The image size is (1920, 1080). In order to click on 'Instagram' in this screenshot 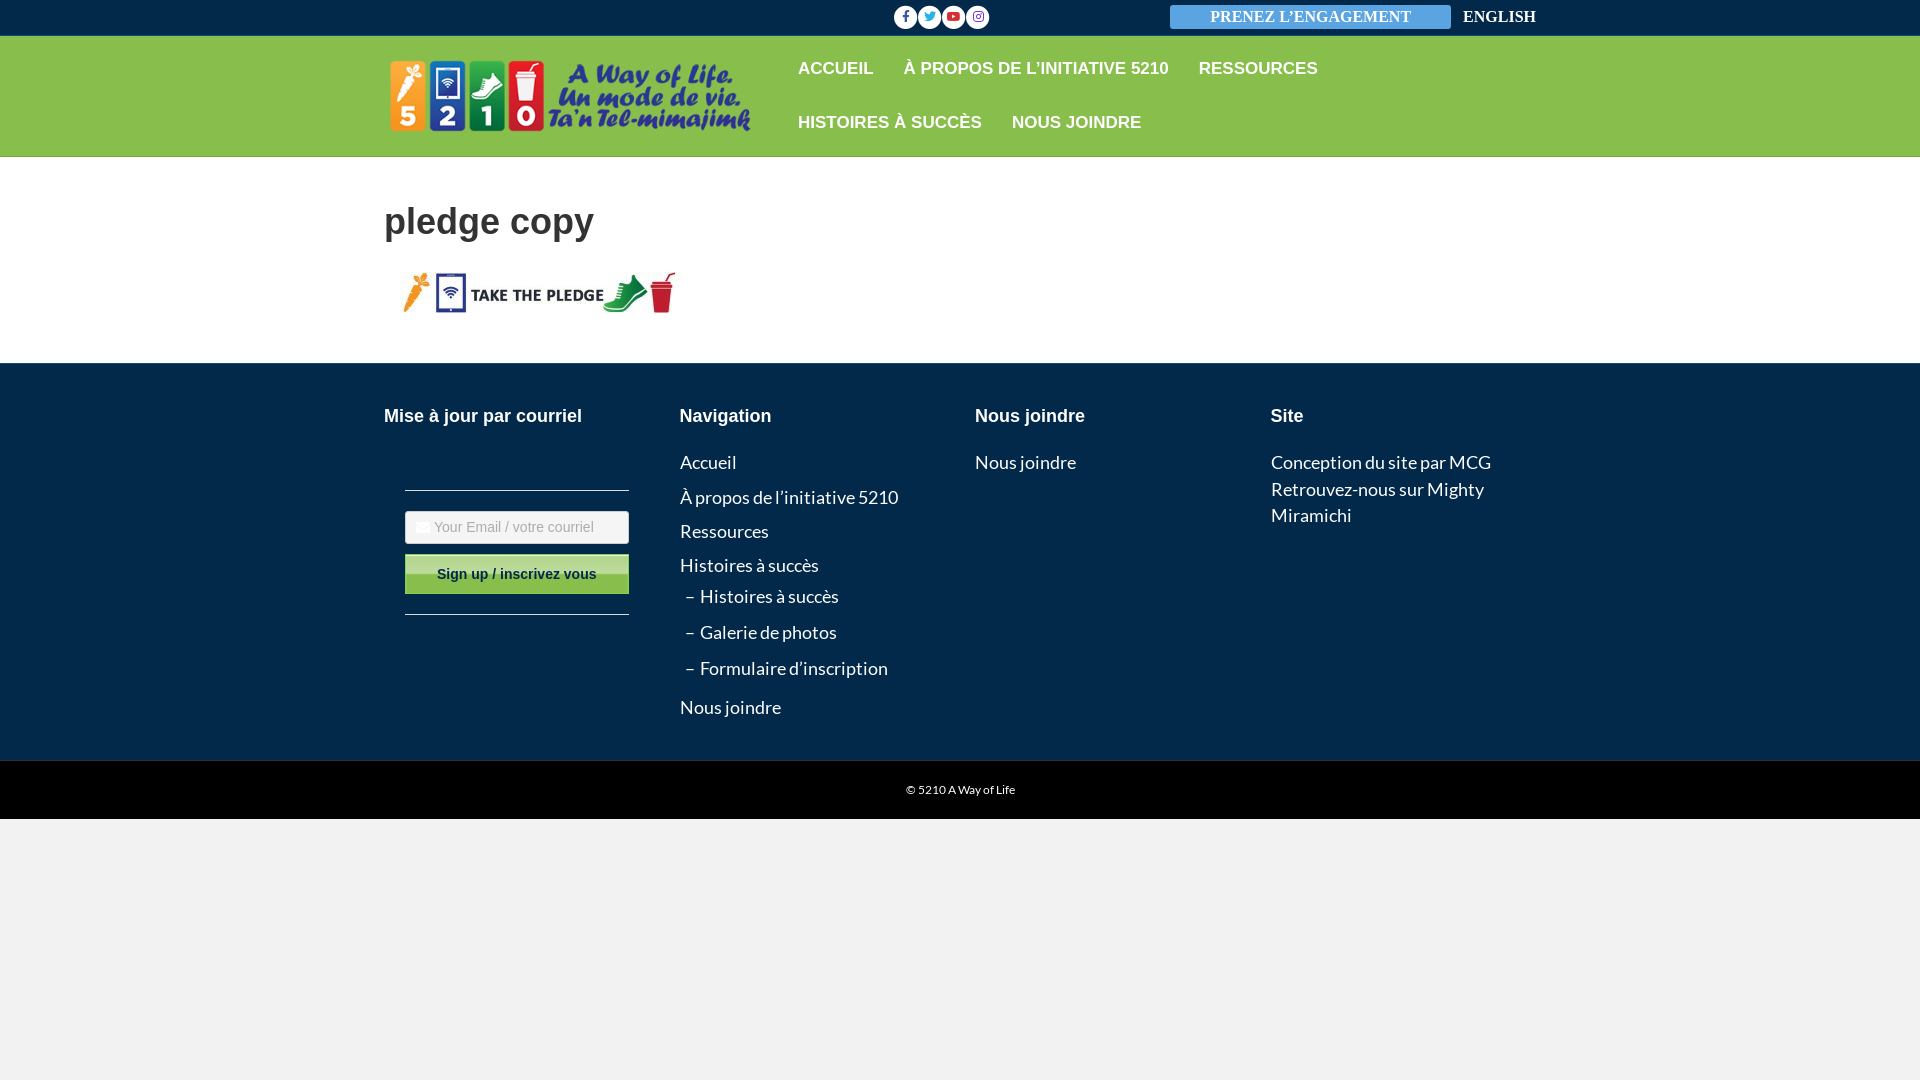, I will do `click(978, 16)`.